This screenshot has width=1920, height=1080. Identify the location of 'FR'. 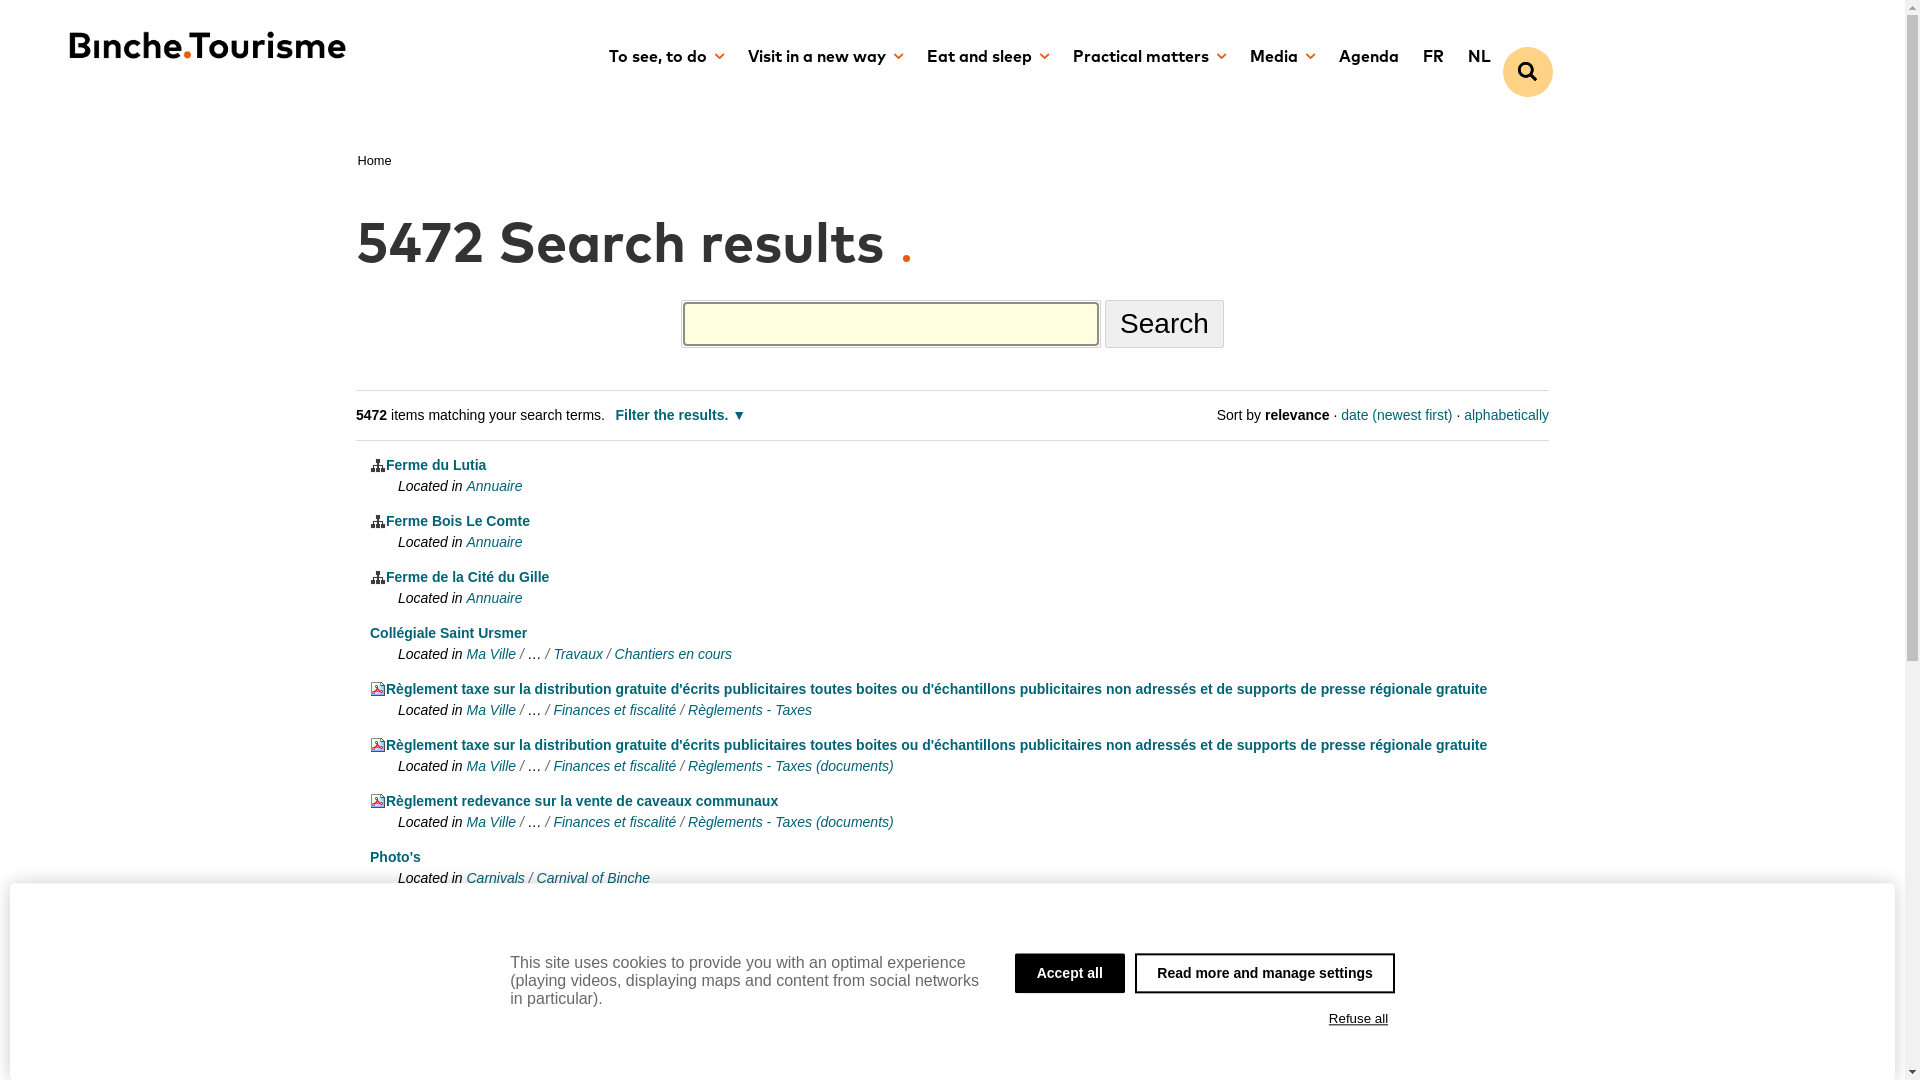
(1409, 56).